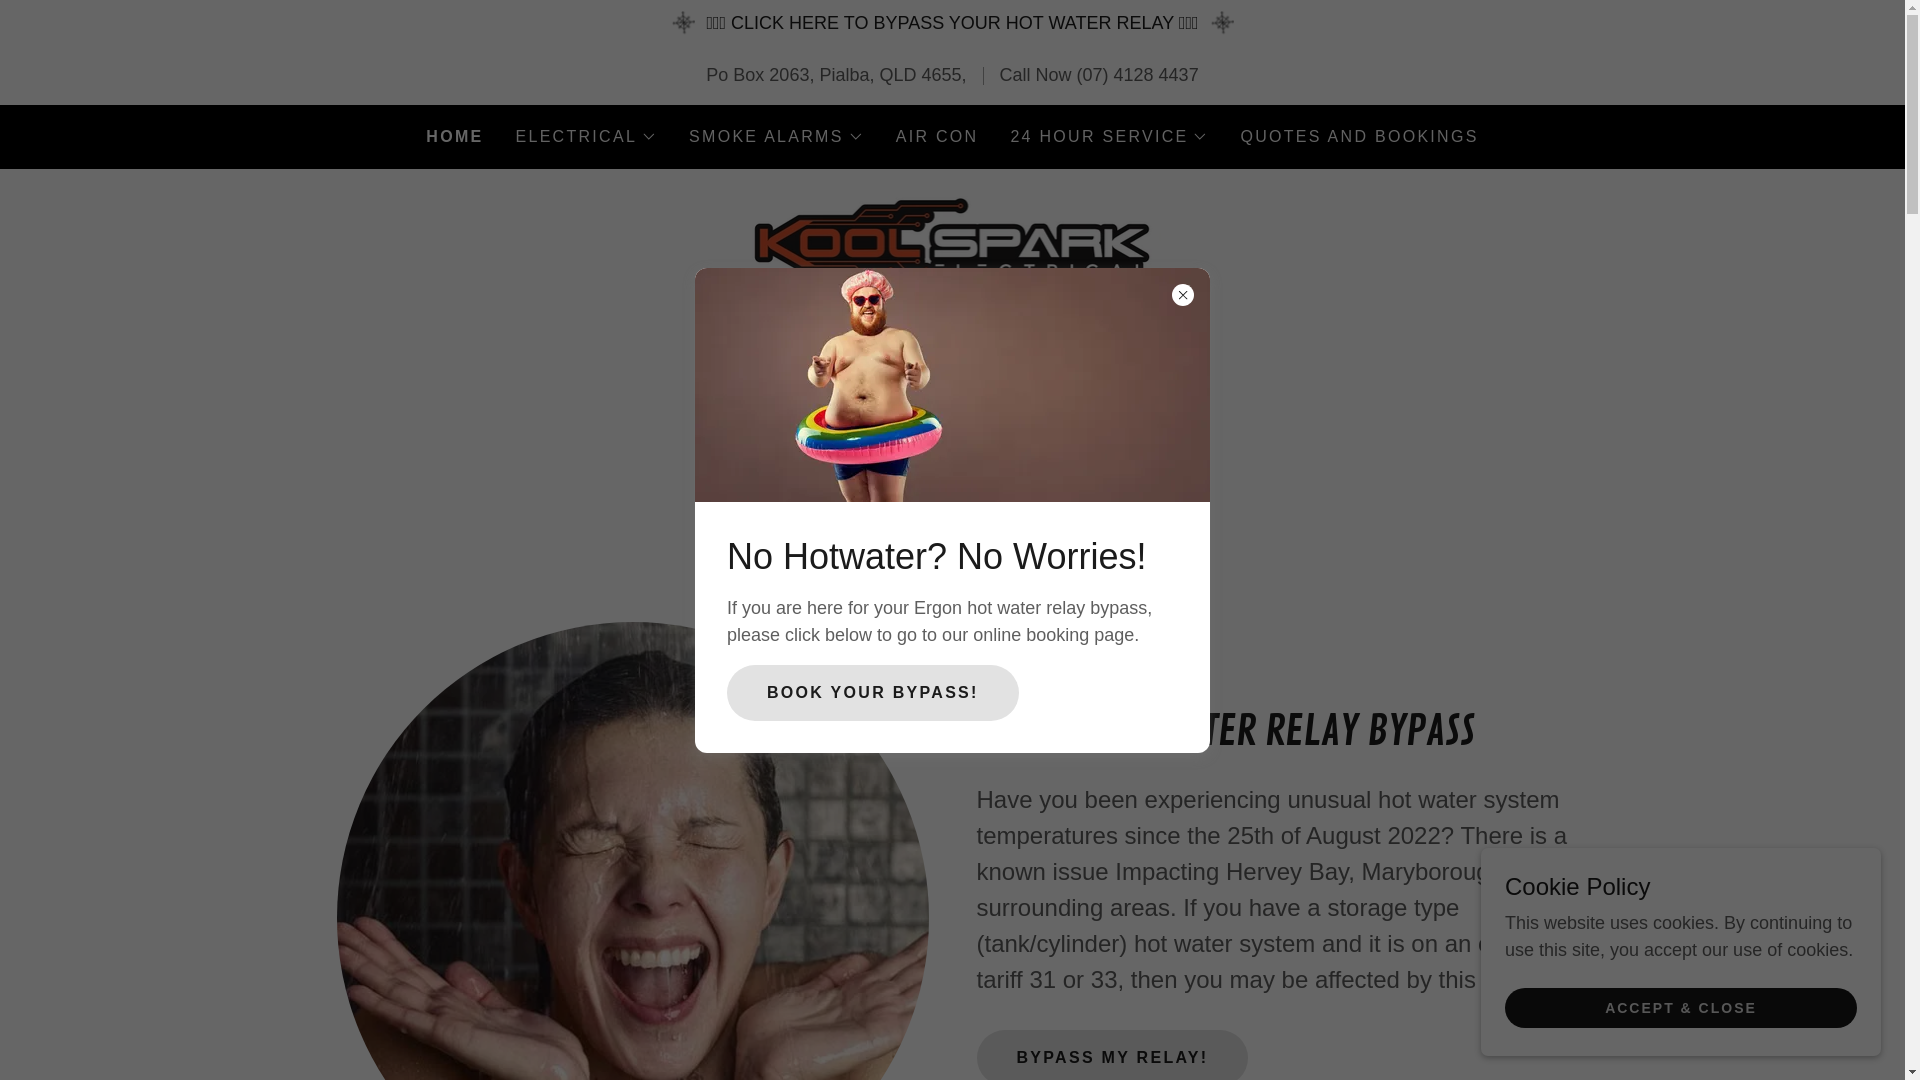 This screenshot has height=1080, width=1920. Describe the element at coordinates (1680, 1007) in the screenshot. I see `'ACCEPT & CLOSE'` at that location.